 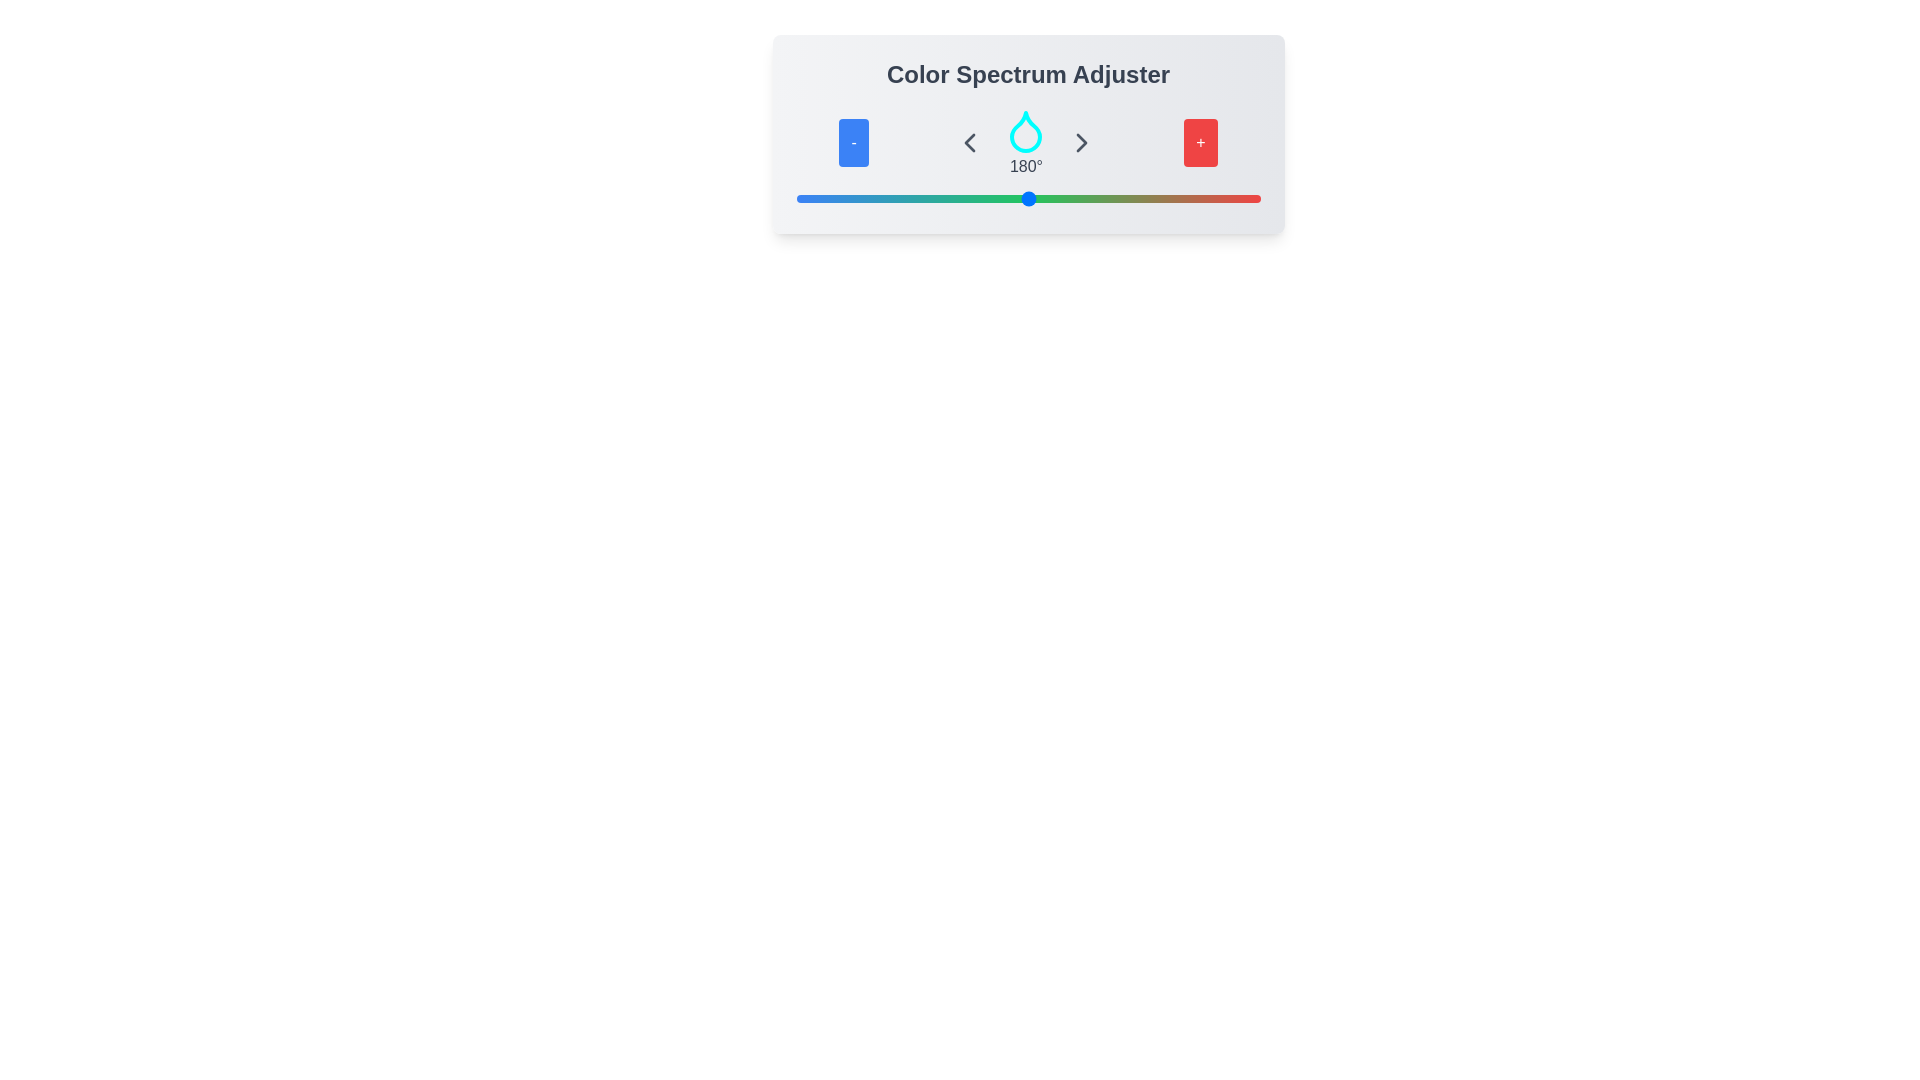 I want to click on the slider to set the color spectrum to 249, so click(x=1116, y=199).